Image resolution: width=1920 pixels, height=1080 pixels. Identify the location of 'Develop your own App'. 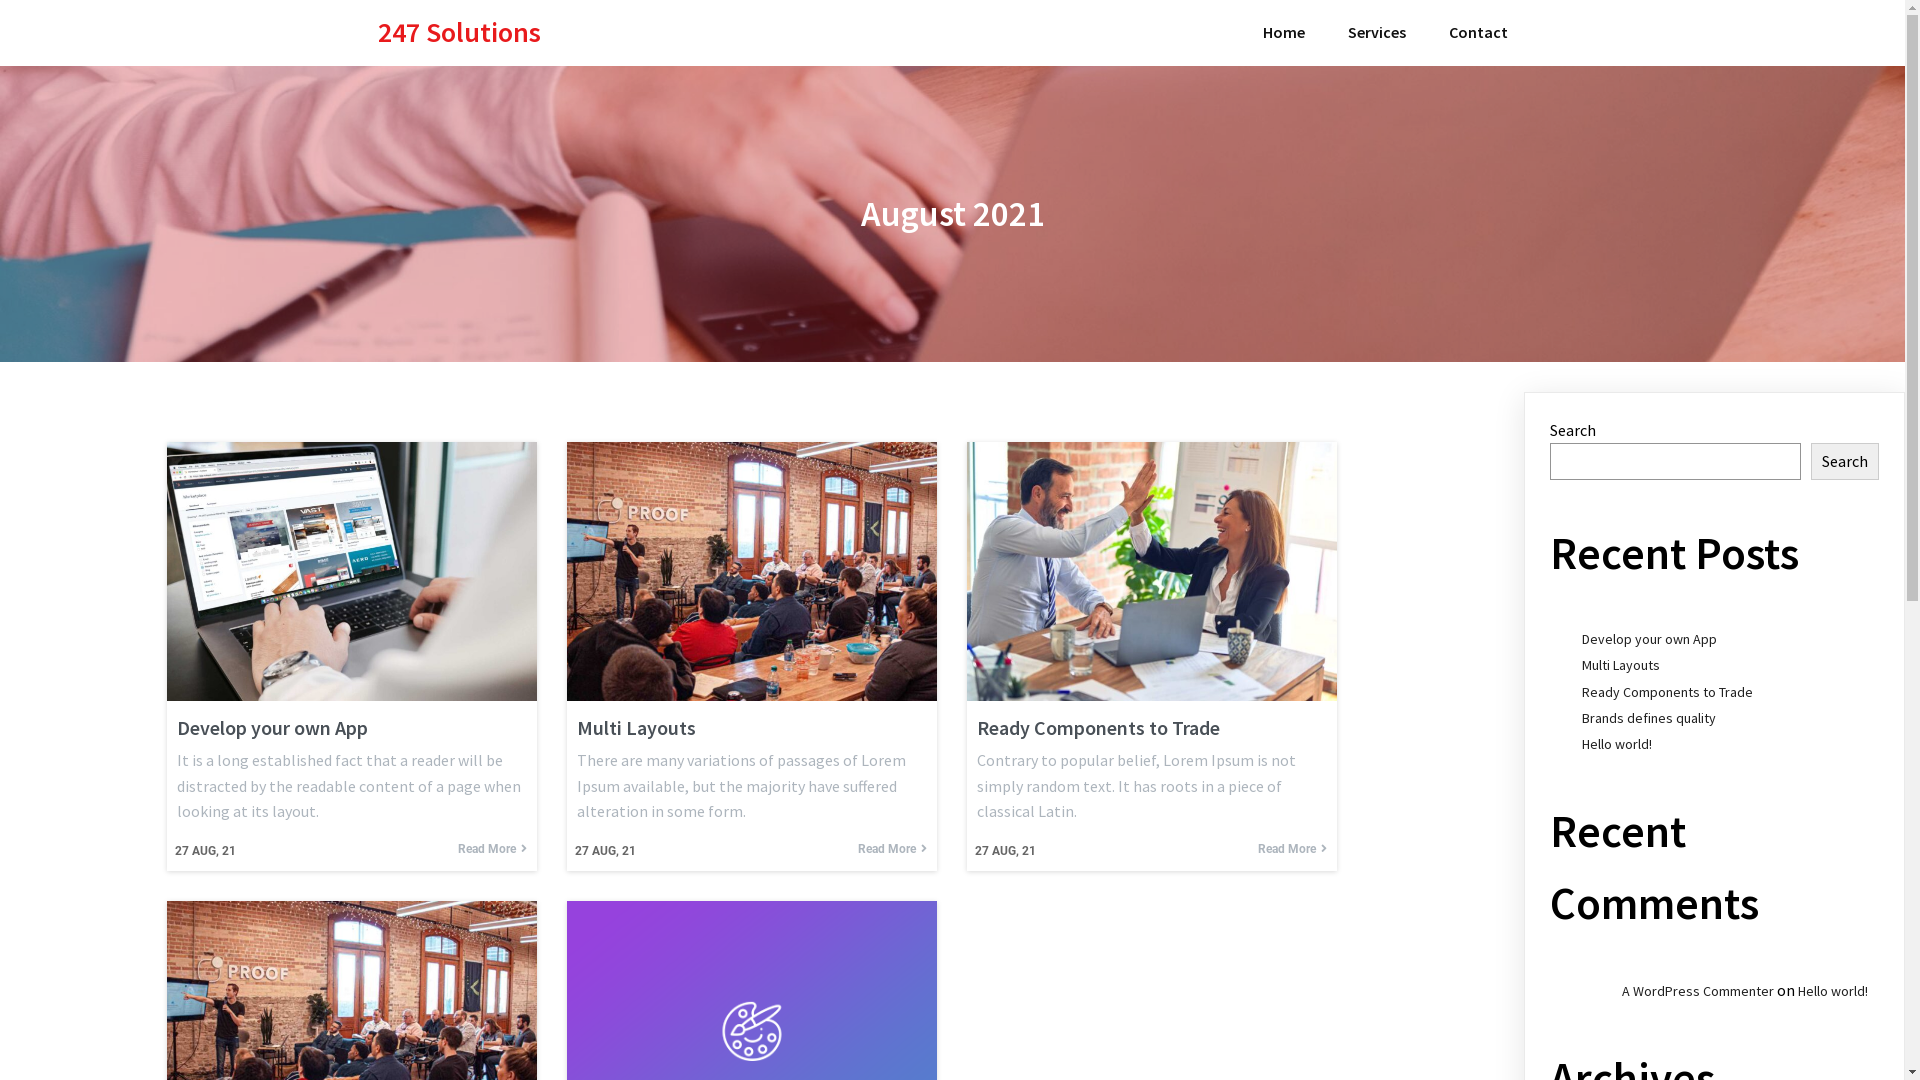
(177, 728).